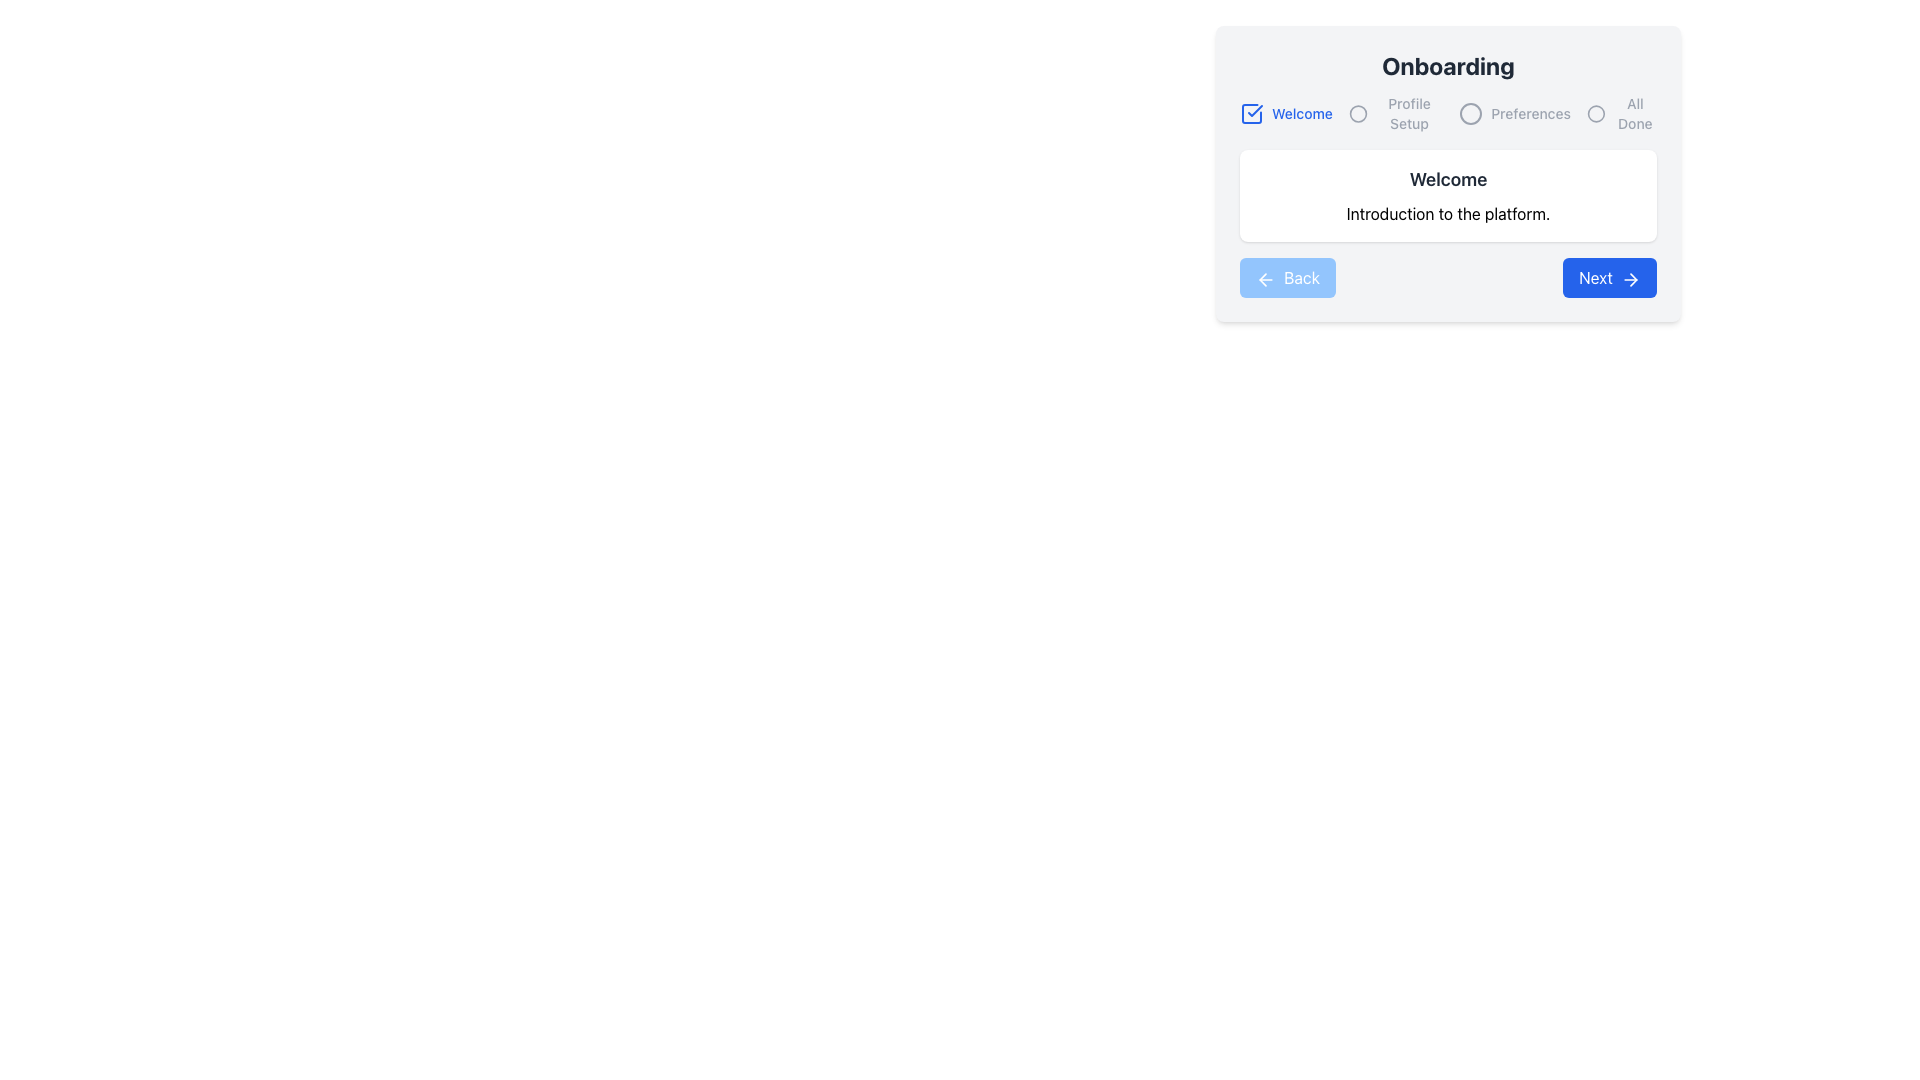 The width and height of the screenshot is (1920, 1080). What do you see at coordinates (1265, 278) in the screenshot?
I see `the 'Back' button's icon, which is located in the bottom-left corner of the dialog box, next to the text 'Back'` at bounding box center [1265, 278].